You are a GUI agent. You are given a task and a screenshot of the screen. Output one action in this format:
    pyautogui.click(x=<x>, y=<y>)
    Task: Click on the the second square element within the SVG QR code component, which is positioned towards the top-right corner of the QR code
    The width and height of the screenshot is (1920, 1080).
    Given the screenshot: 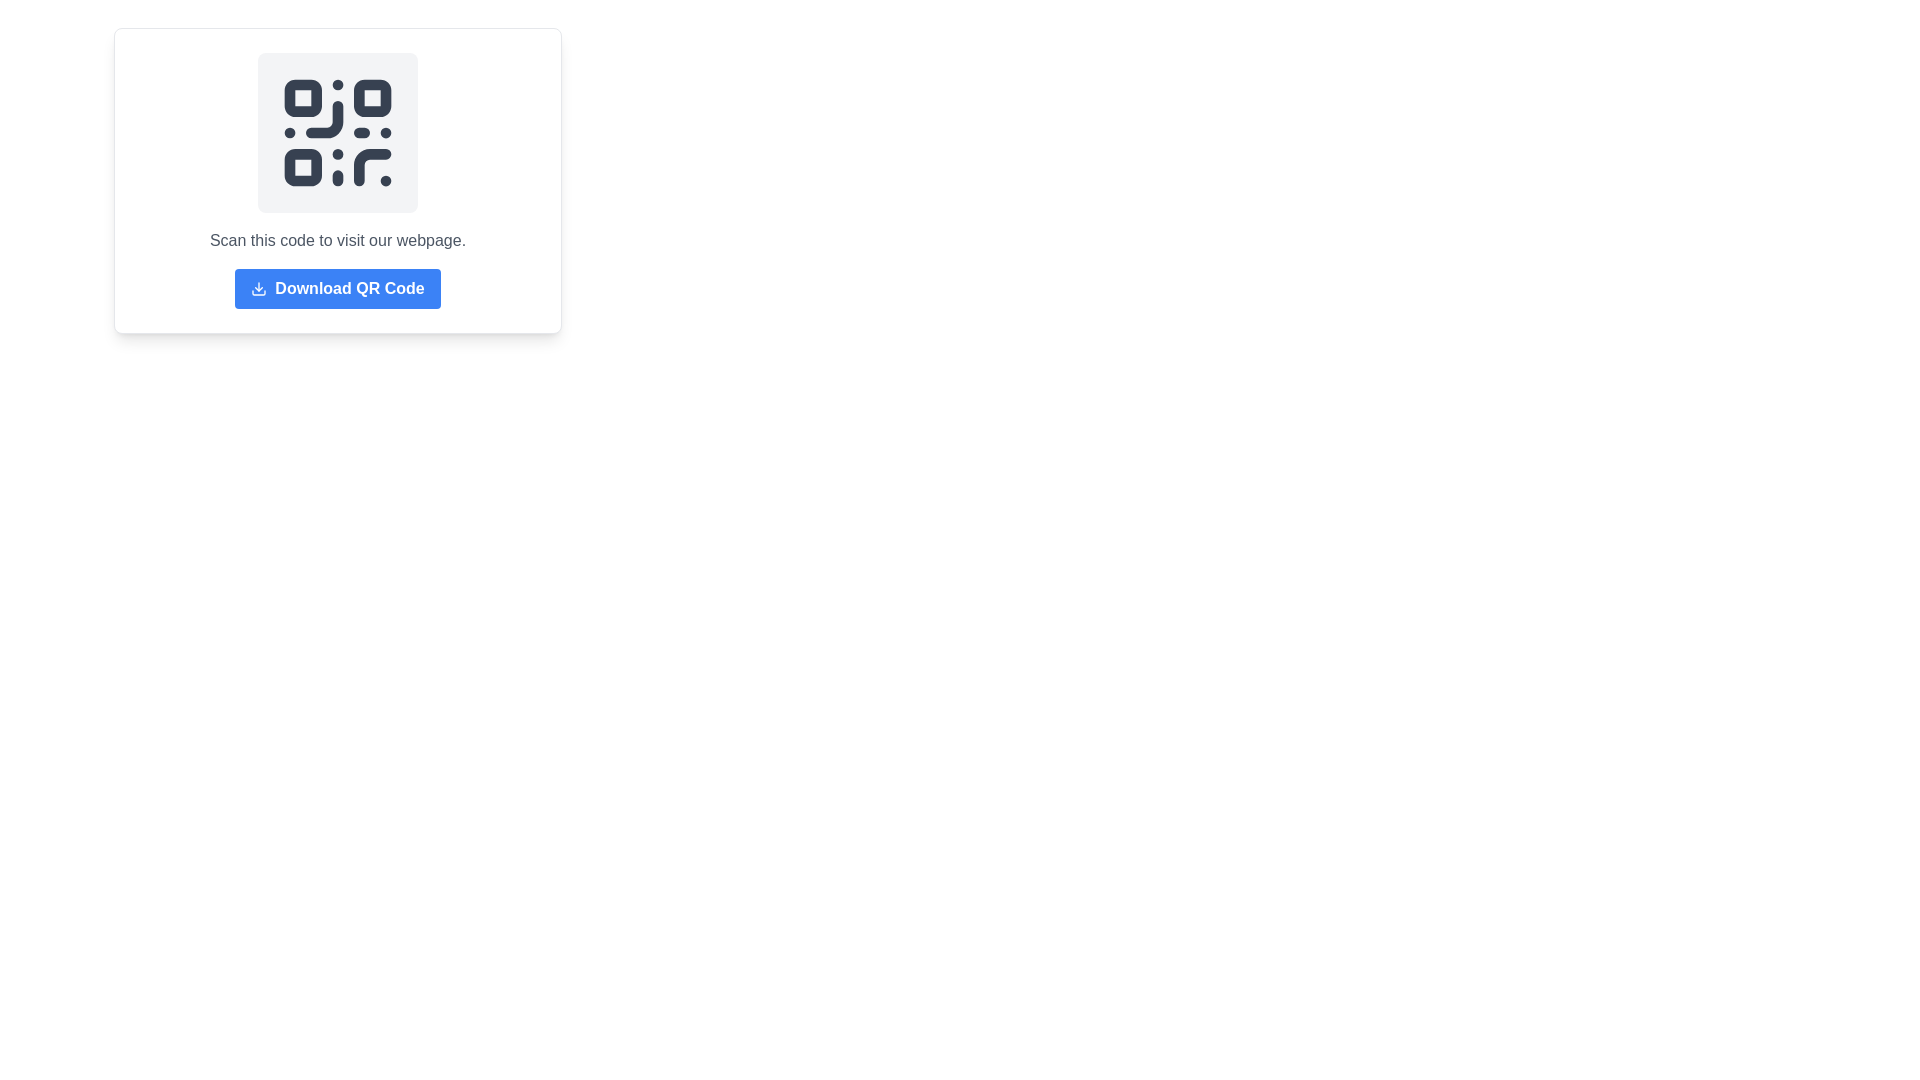 What is the action you would take?
    pyautogui.click(x=372, y=98)
    